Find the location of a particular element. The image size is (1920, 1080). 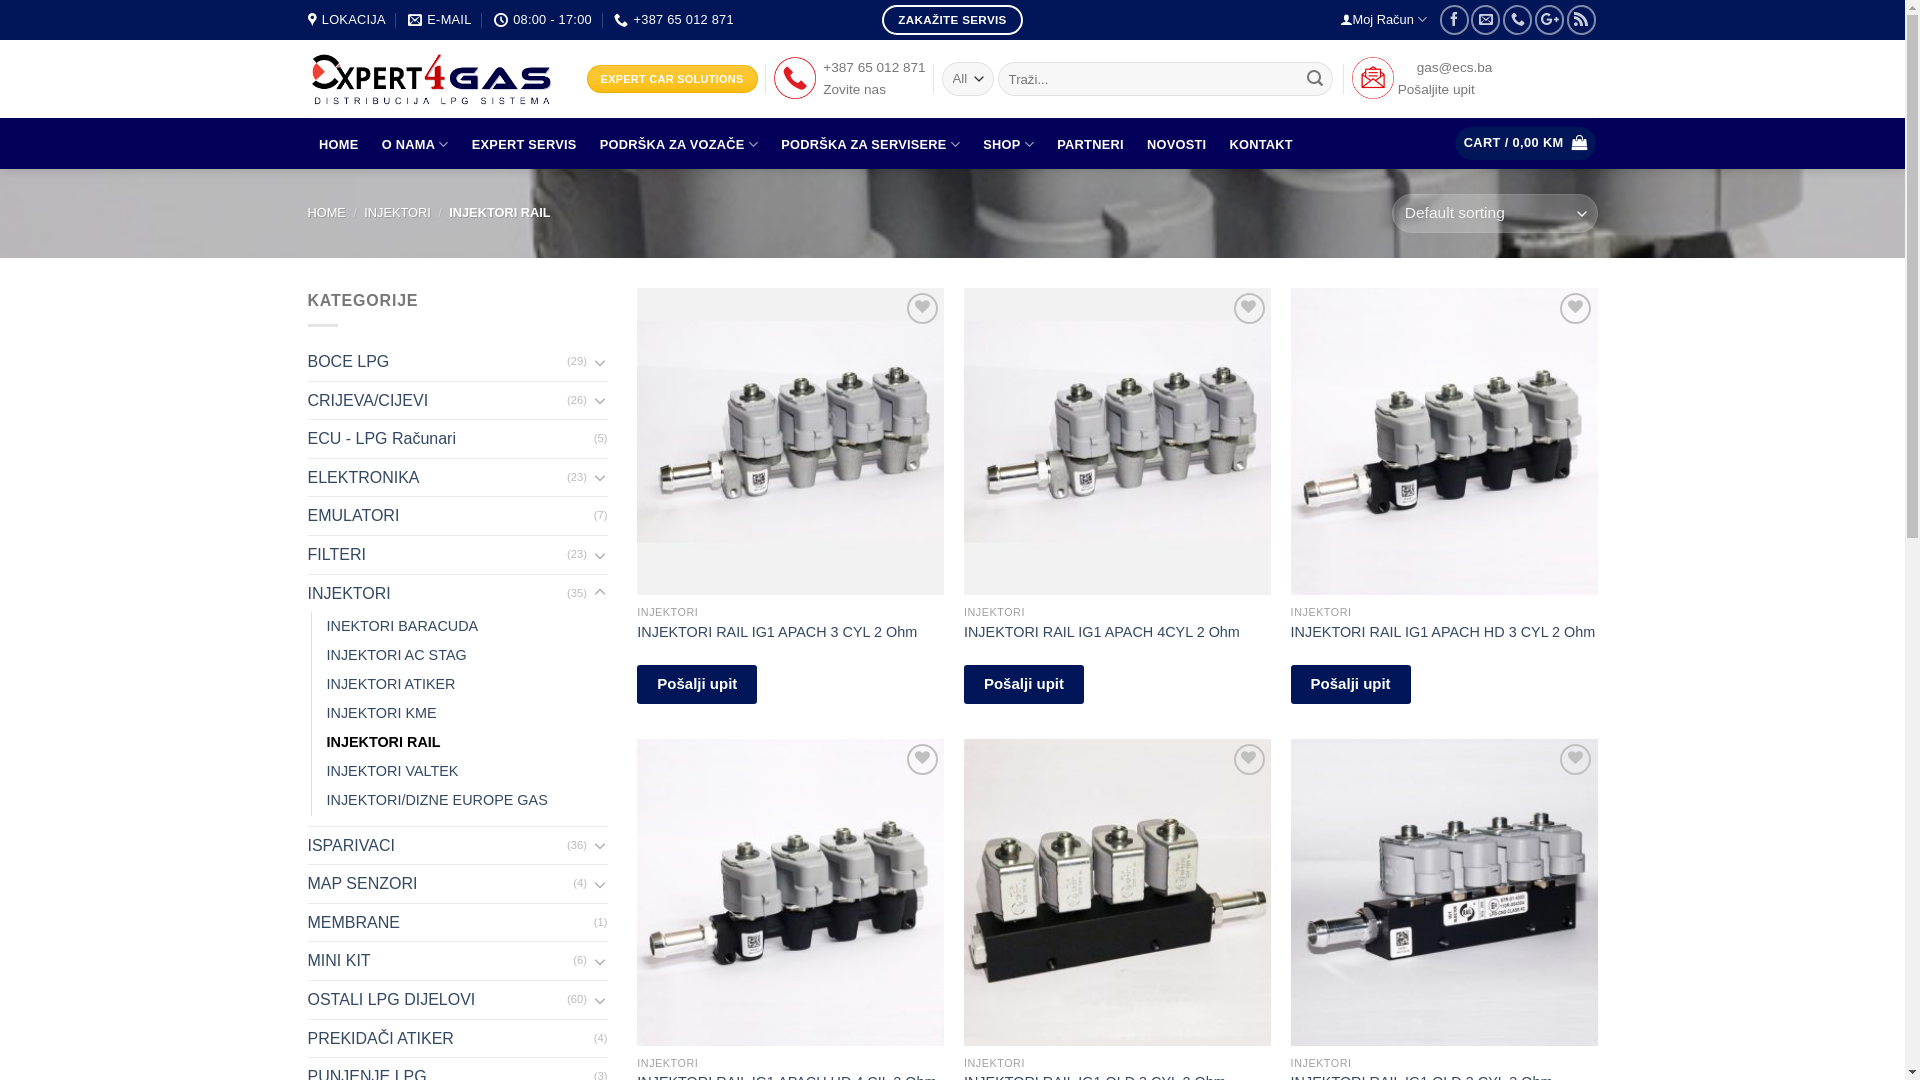

'Expert 4 Gas - Distribucija LPG siteme, dijelova i opreme' is located at coordinates (431, 78).